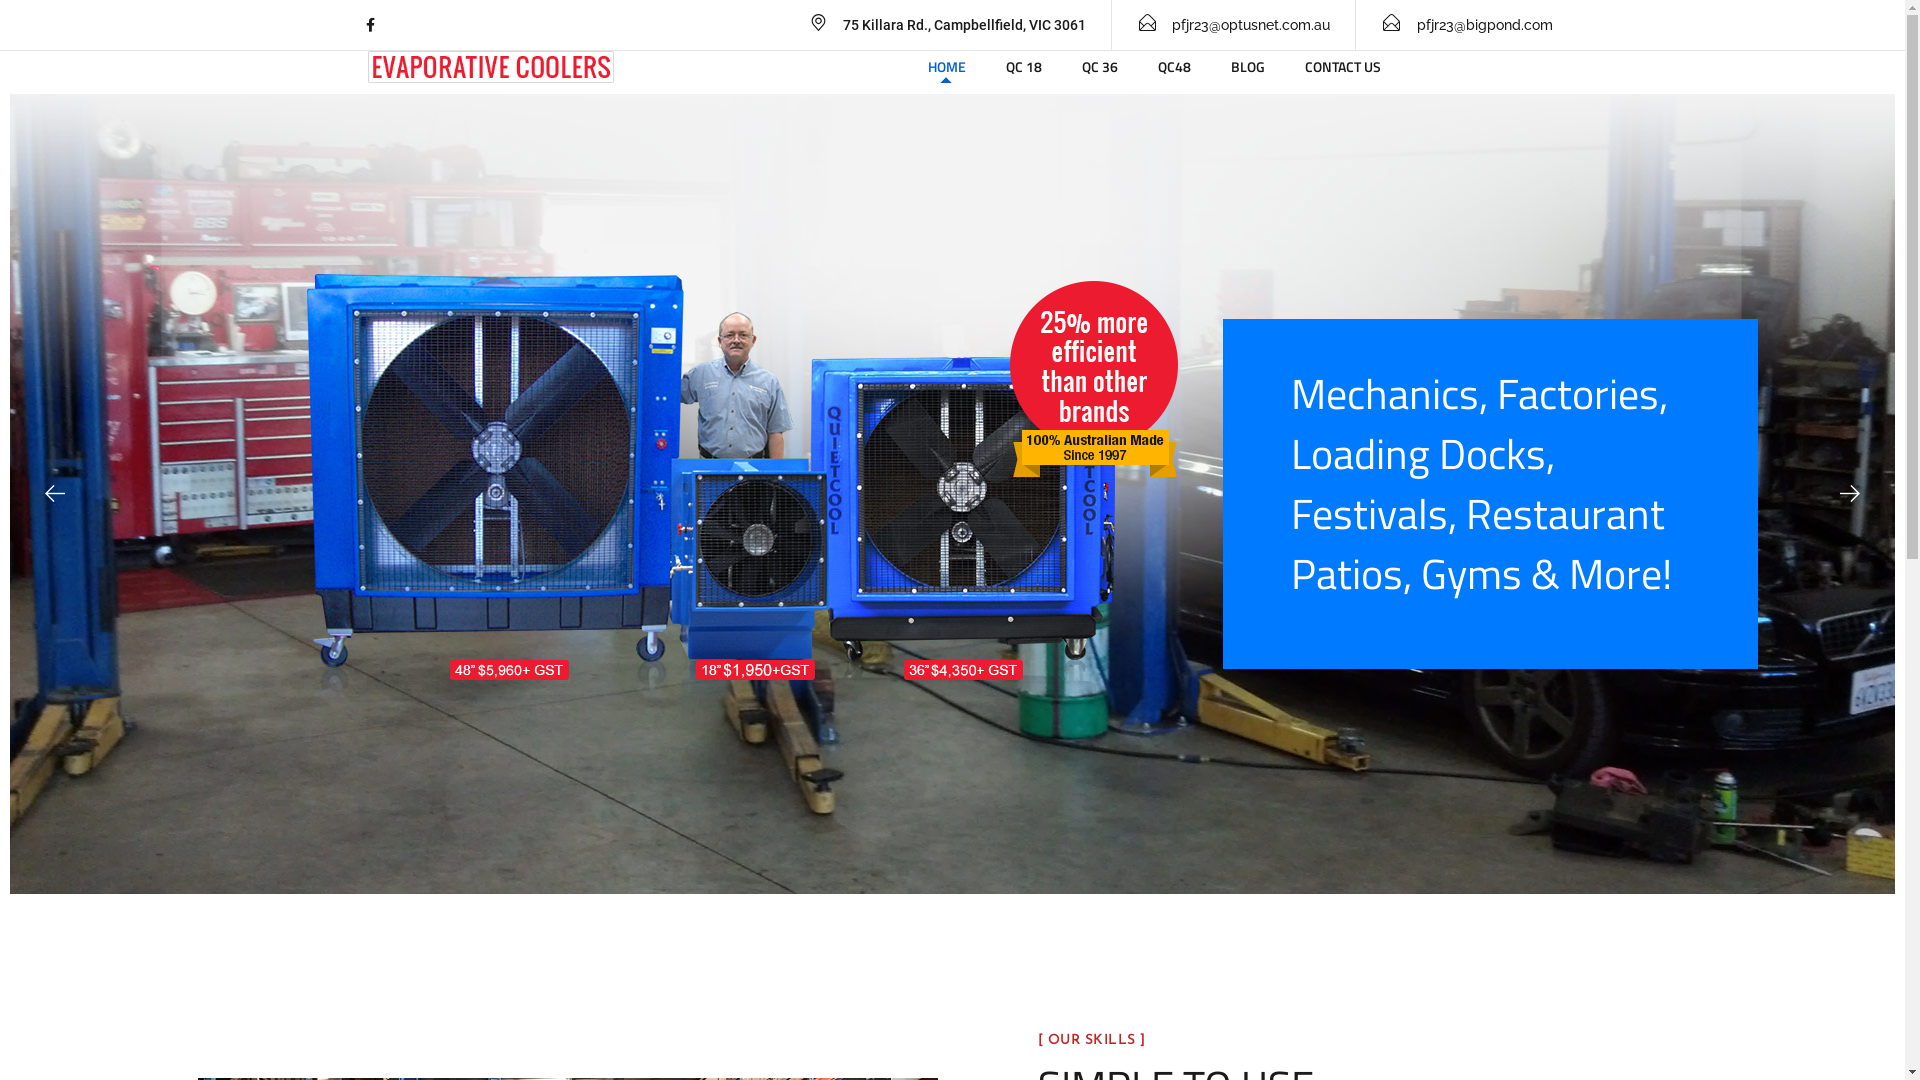  I want to click on 'QC 36', so click(1098, 65).